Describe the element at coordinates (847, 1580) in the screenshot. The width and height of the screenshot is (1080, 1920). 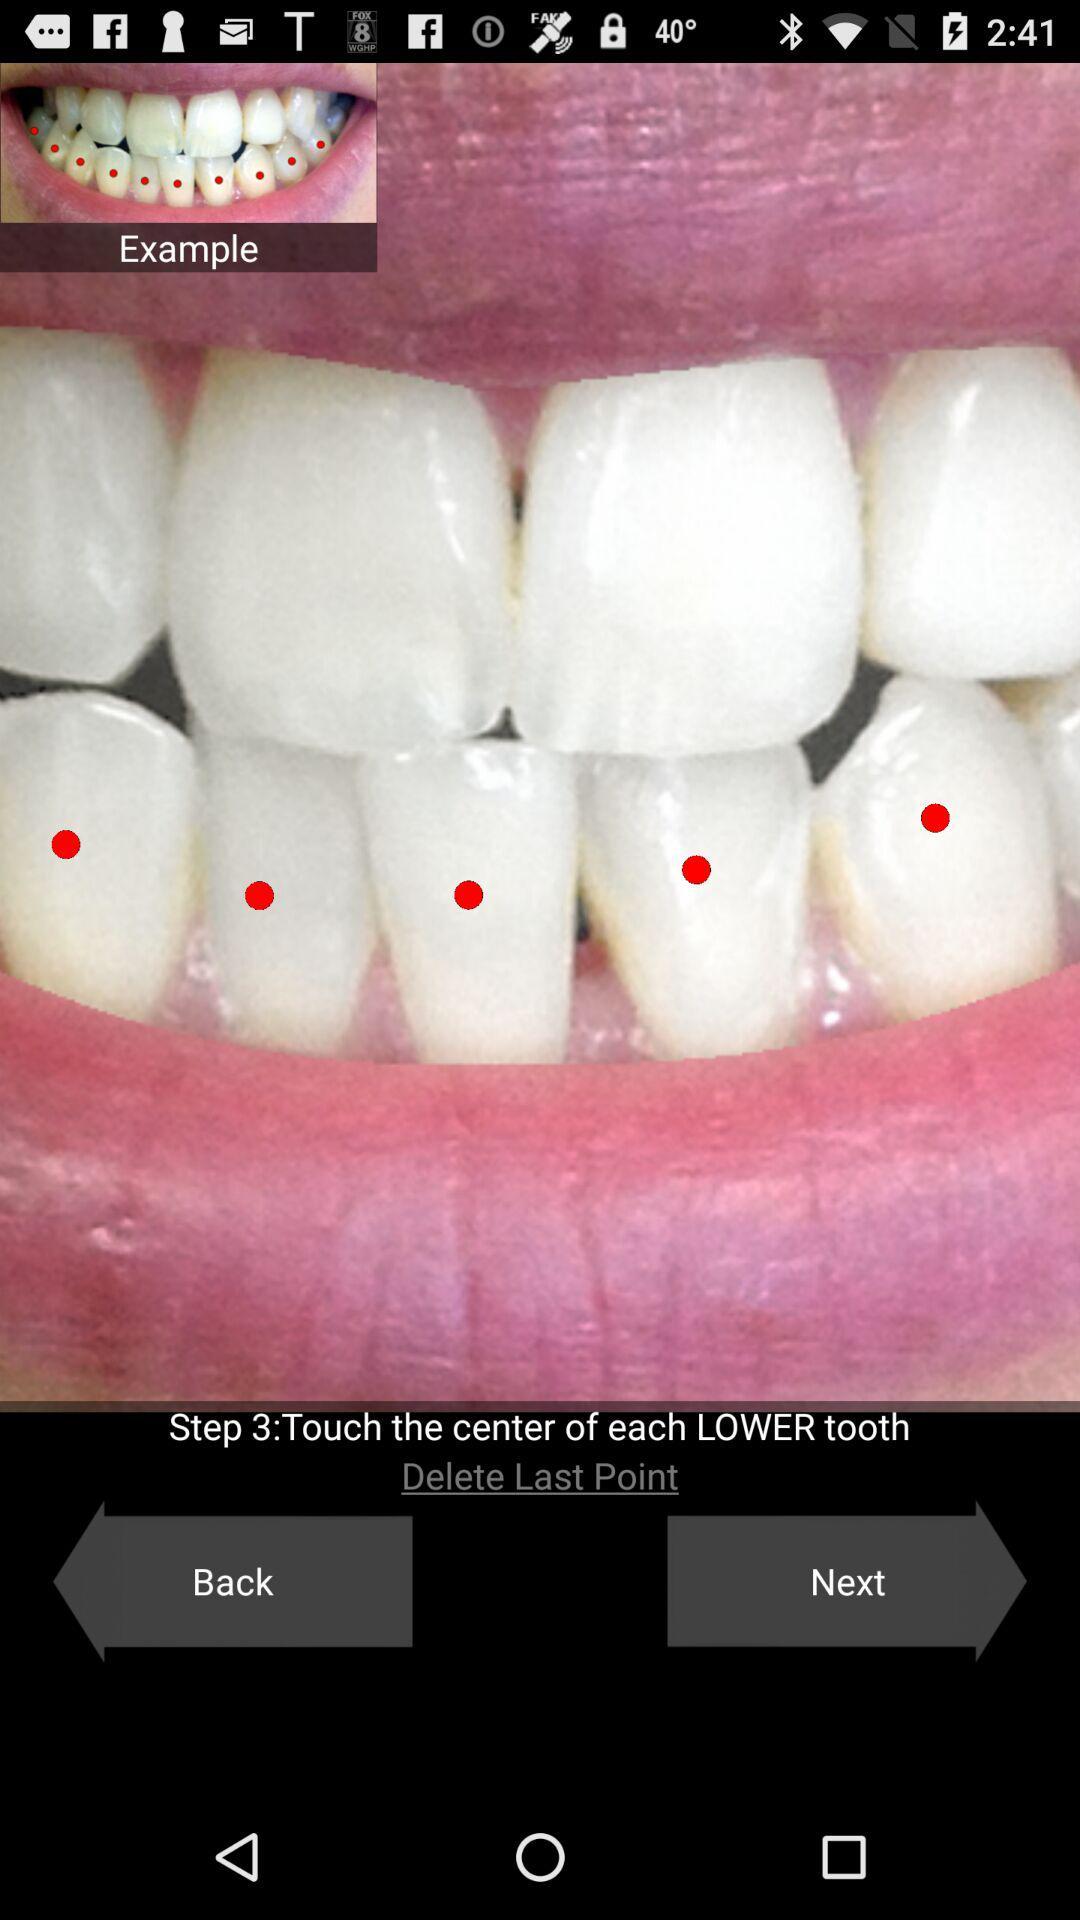
I see `item below delete last point app` at that location.